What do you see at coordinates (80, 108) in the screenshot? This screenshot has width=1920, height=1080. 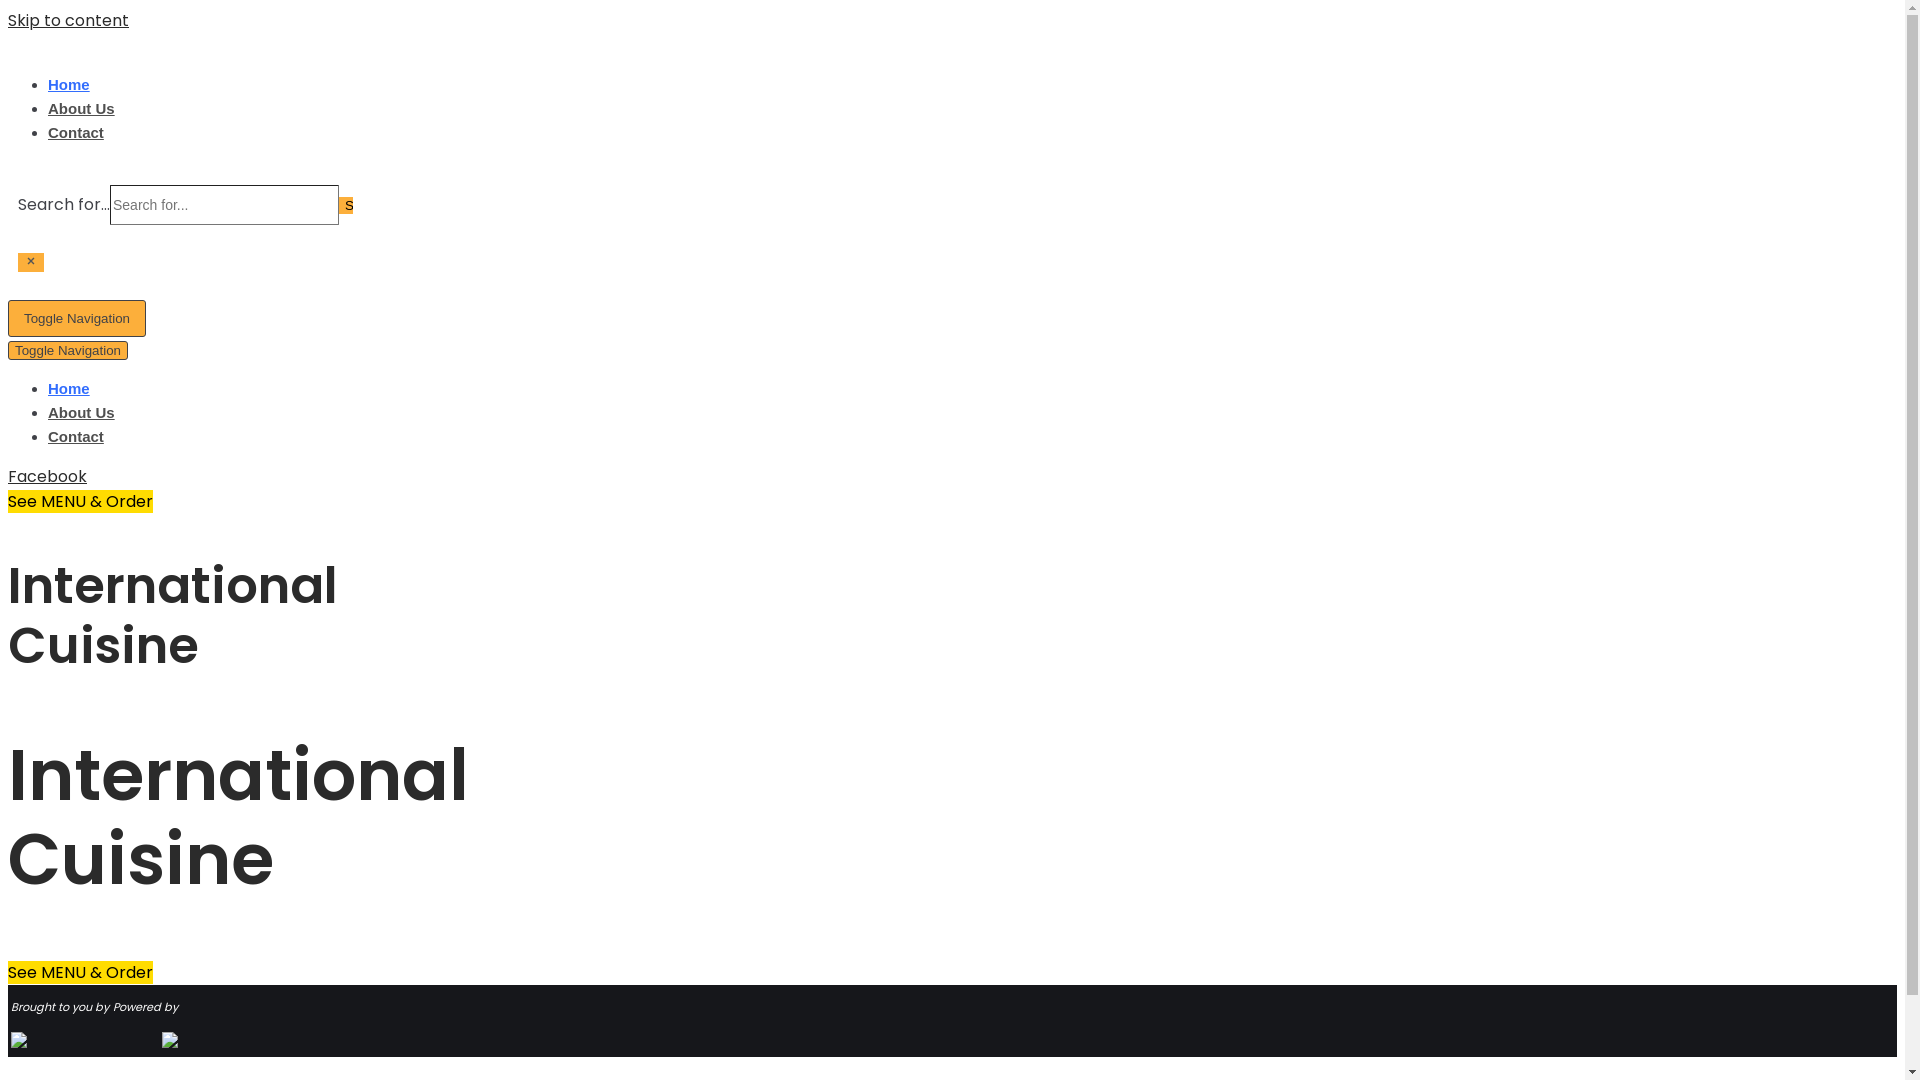 I see `'About Us'` at bounding box center [80, 108].